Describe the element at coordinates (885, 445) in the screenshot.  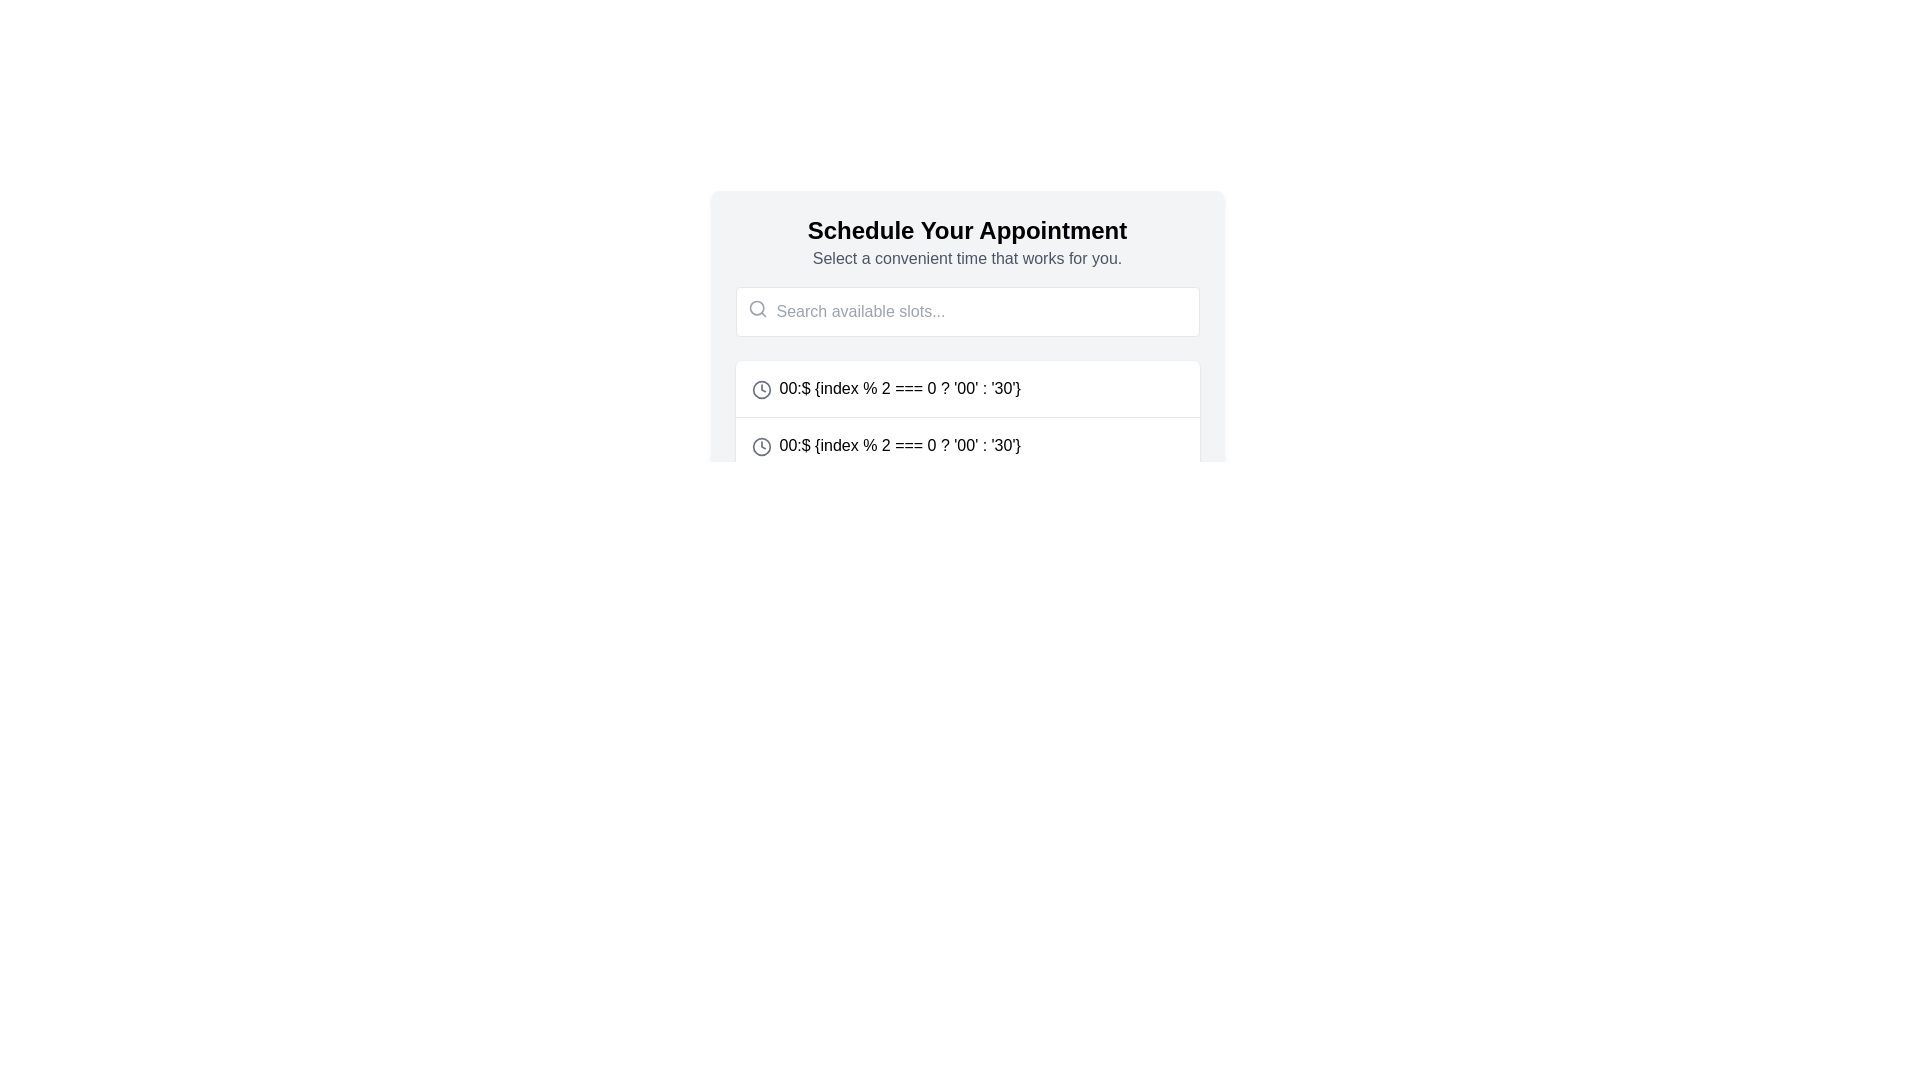
I see `the second list item that starts with '00:$' and has a clock icon` at that location.